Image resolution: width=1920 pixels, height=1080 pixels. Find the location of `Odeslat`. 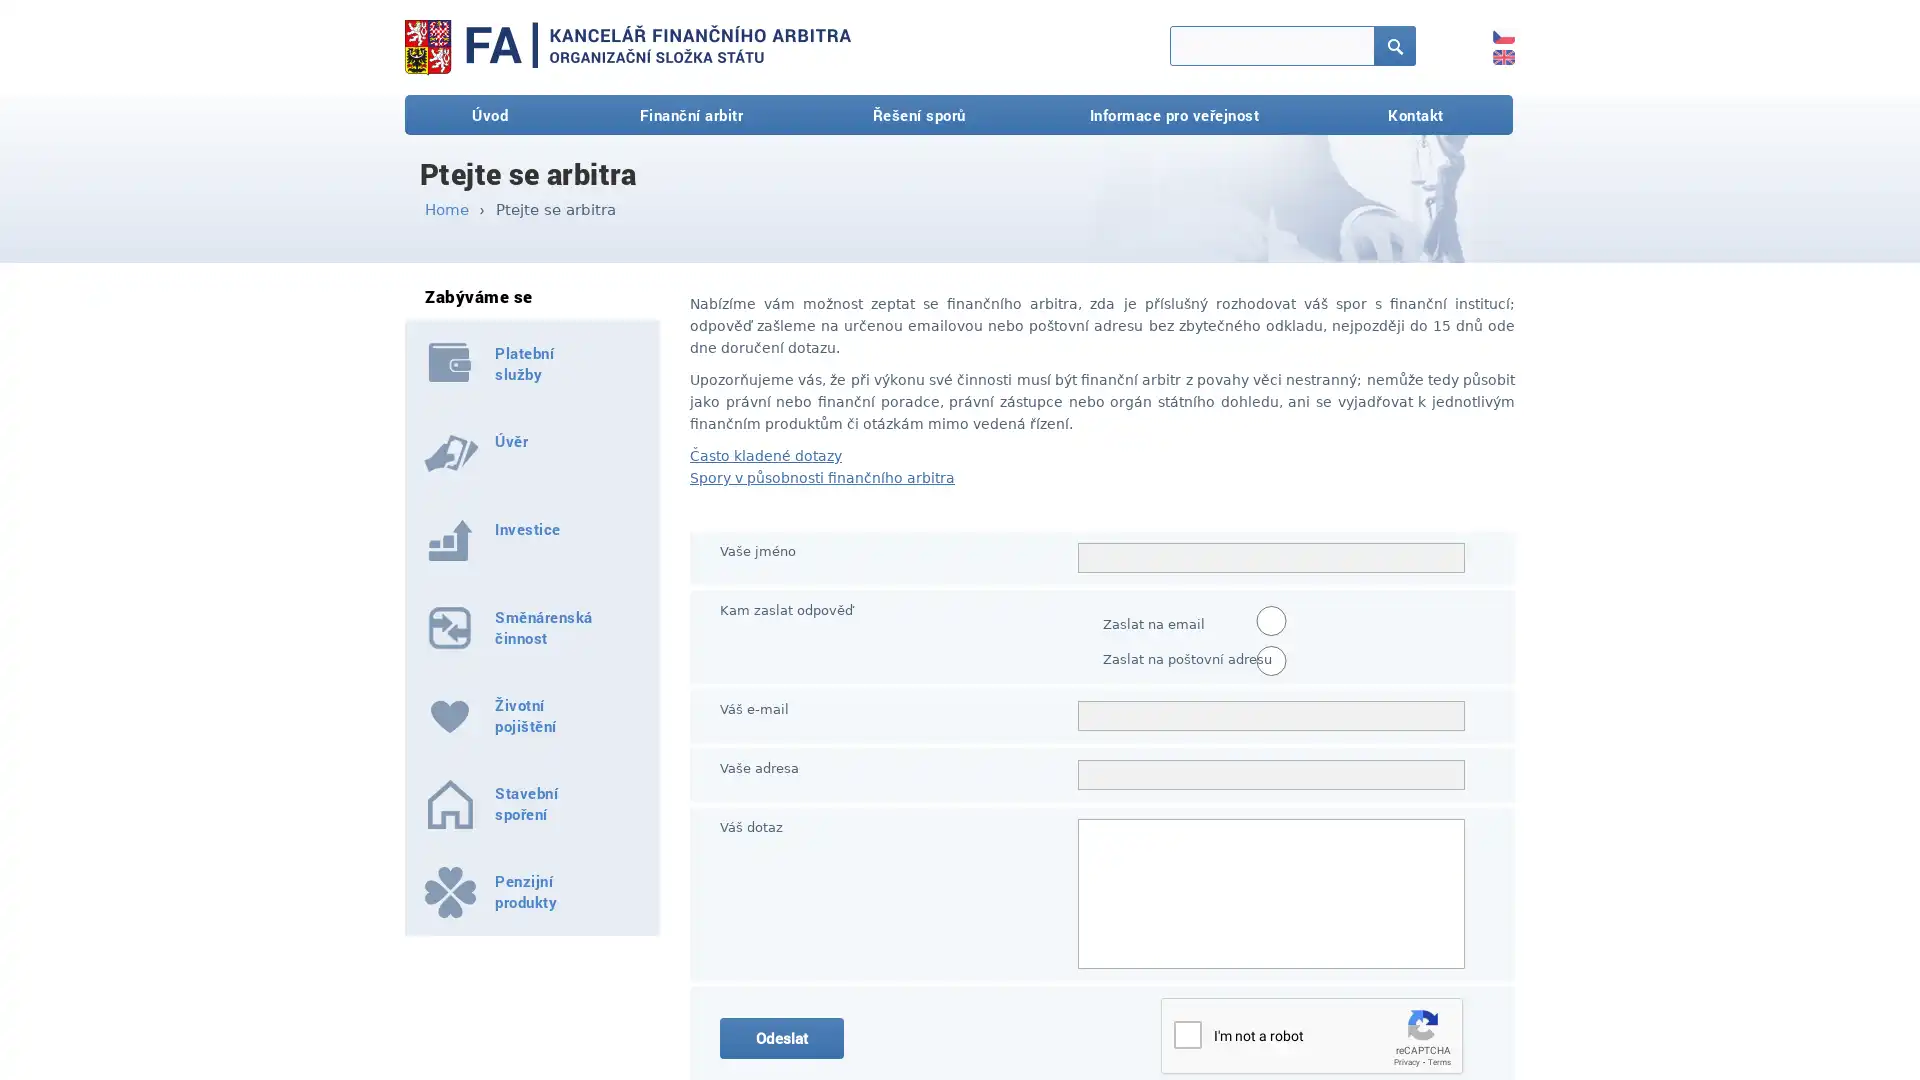

Odeslat is located at coordinates (781, 1037).